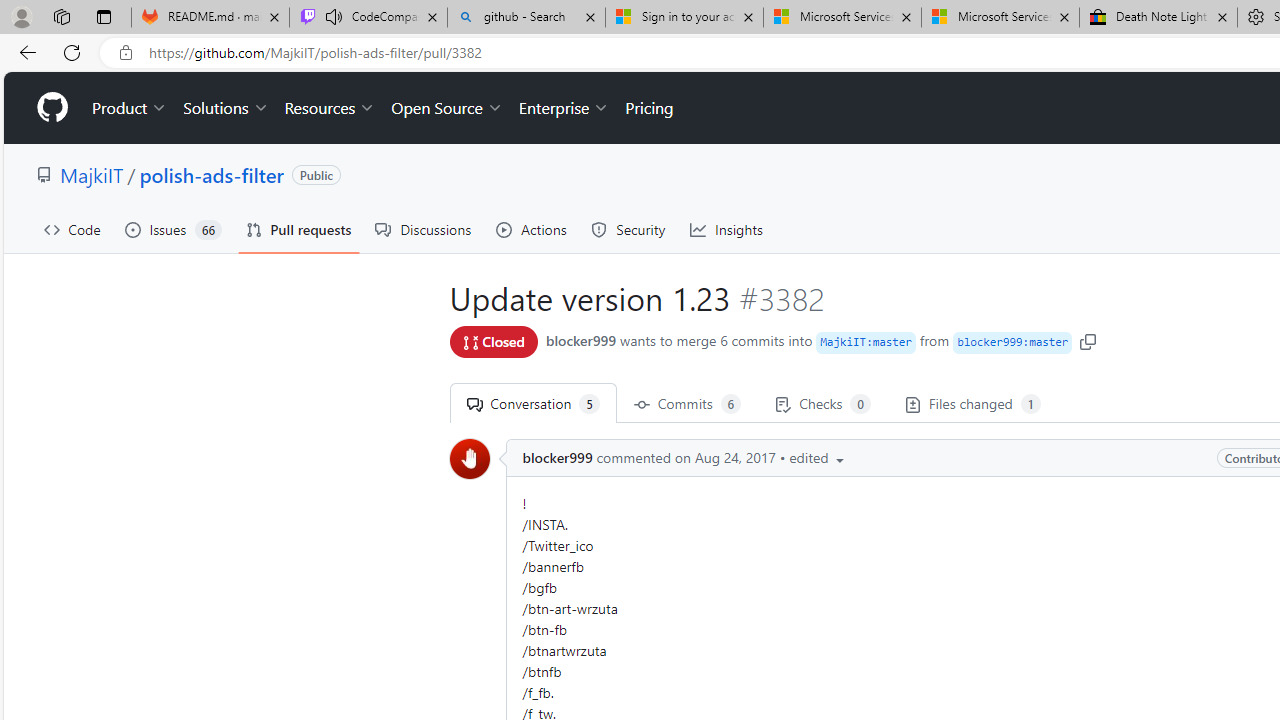 This screenshot has width=1280, height=720. Describe the element at coordinates (687, 403) in the screenshot. I see `' Commits 6'` at that location.